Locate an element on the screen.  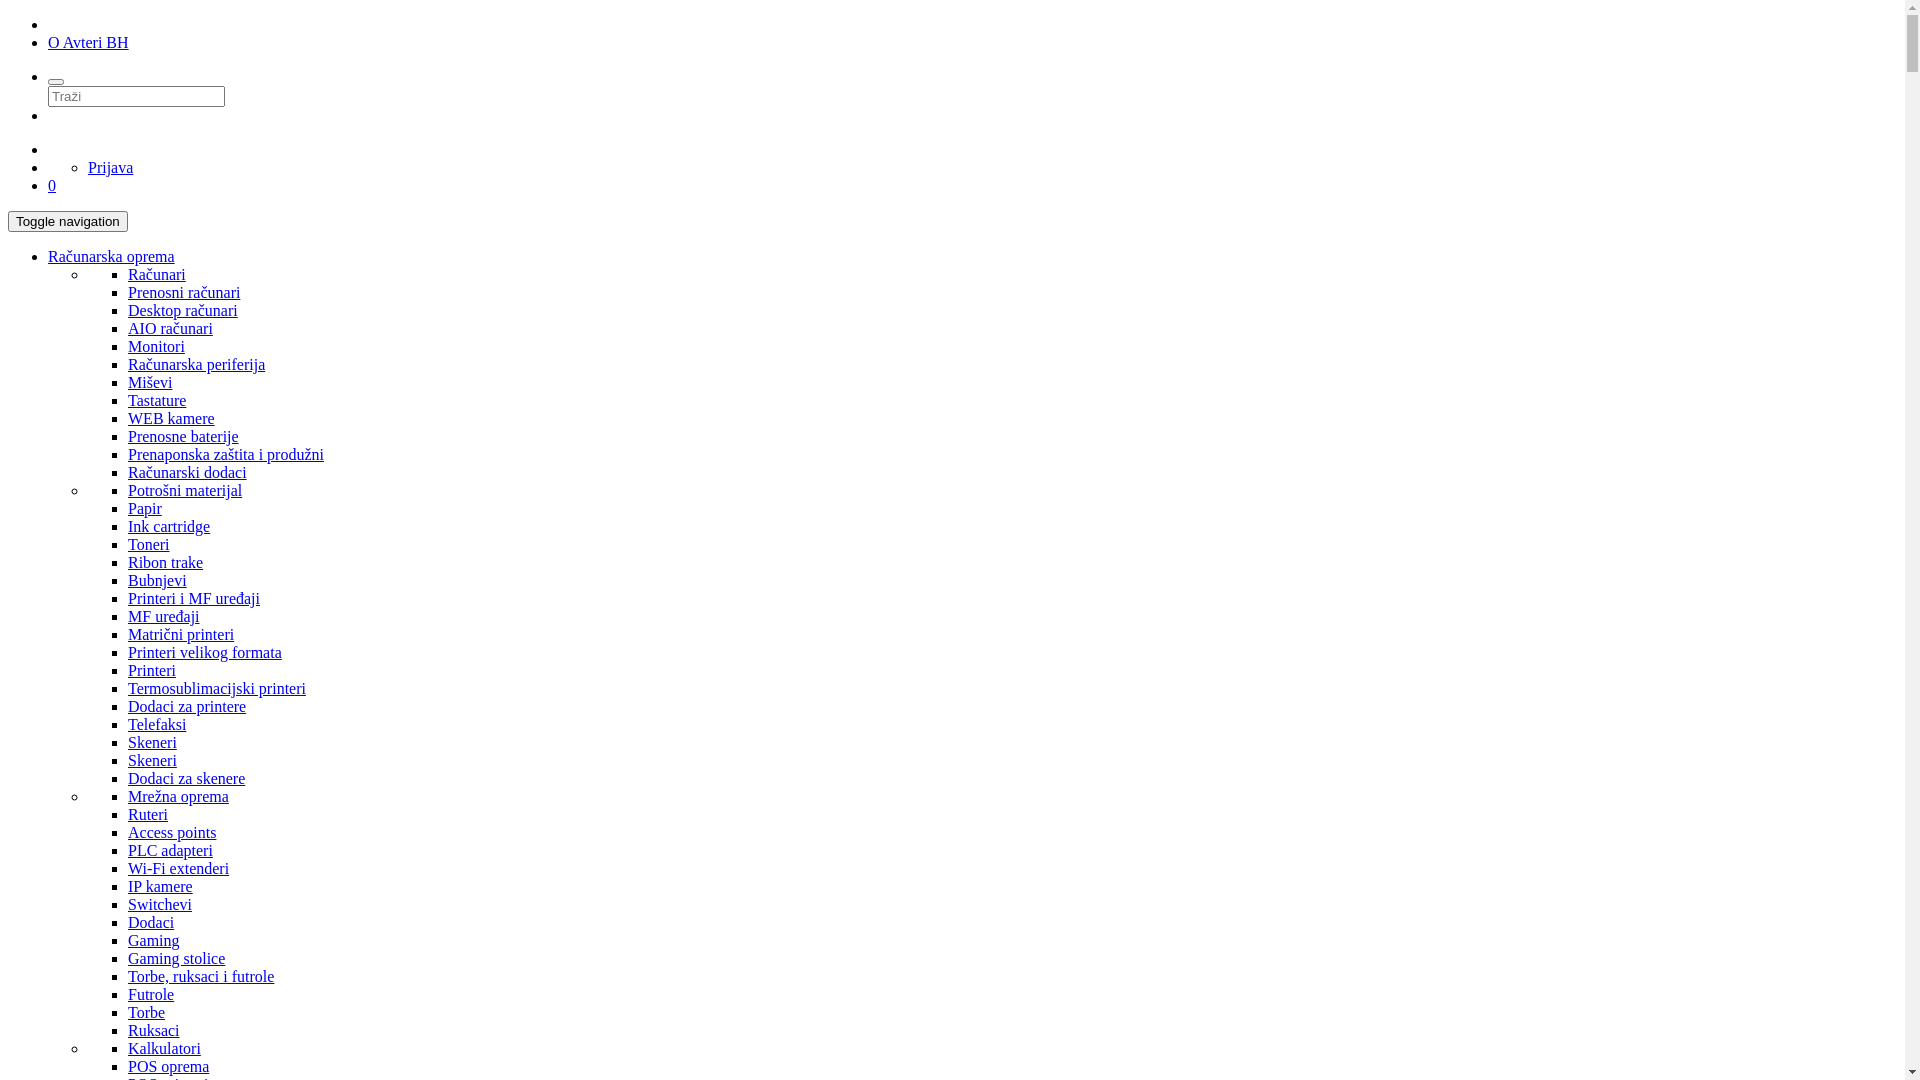
'Bubnjevi' is located at coordinates (156, 580).